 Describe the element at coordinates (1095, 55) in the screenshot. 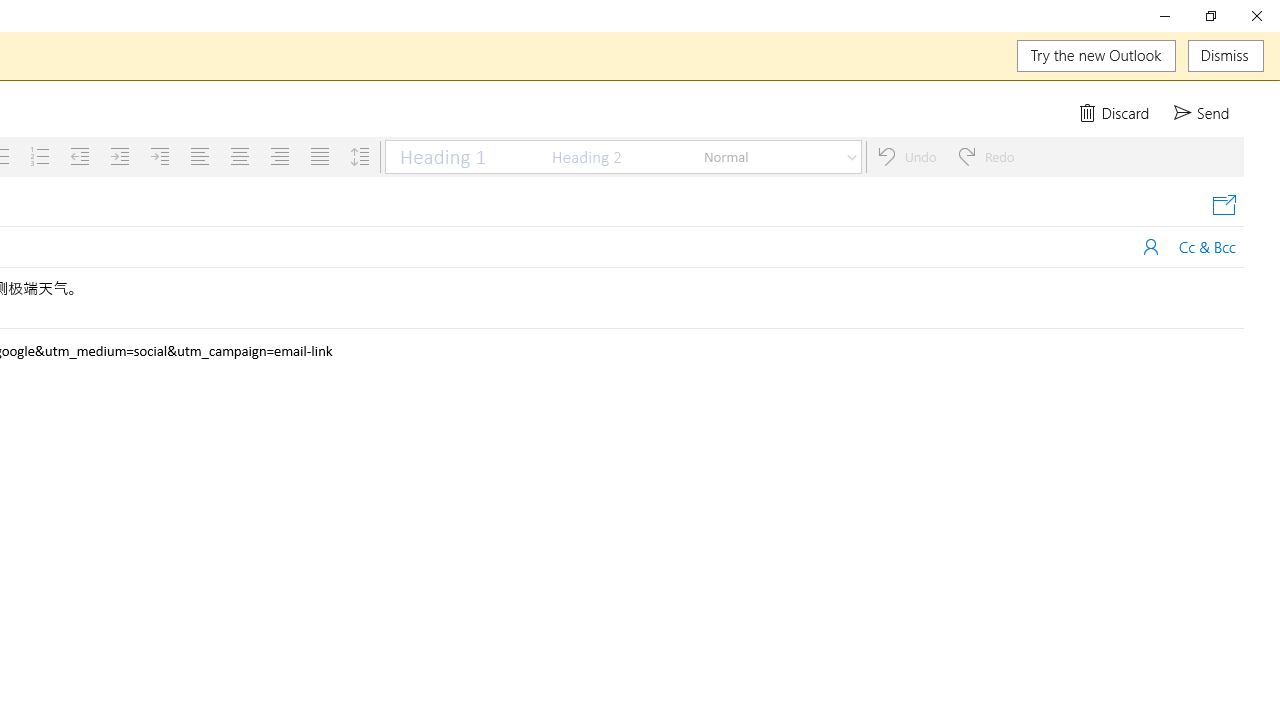

I see `'Try the new Outlook'` at that location.